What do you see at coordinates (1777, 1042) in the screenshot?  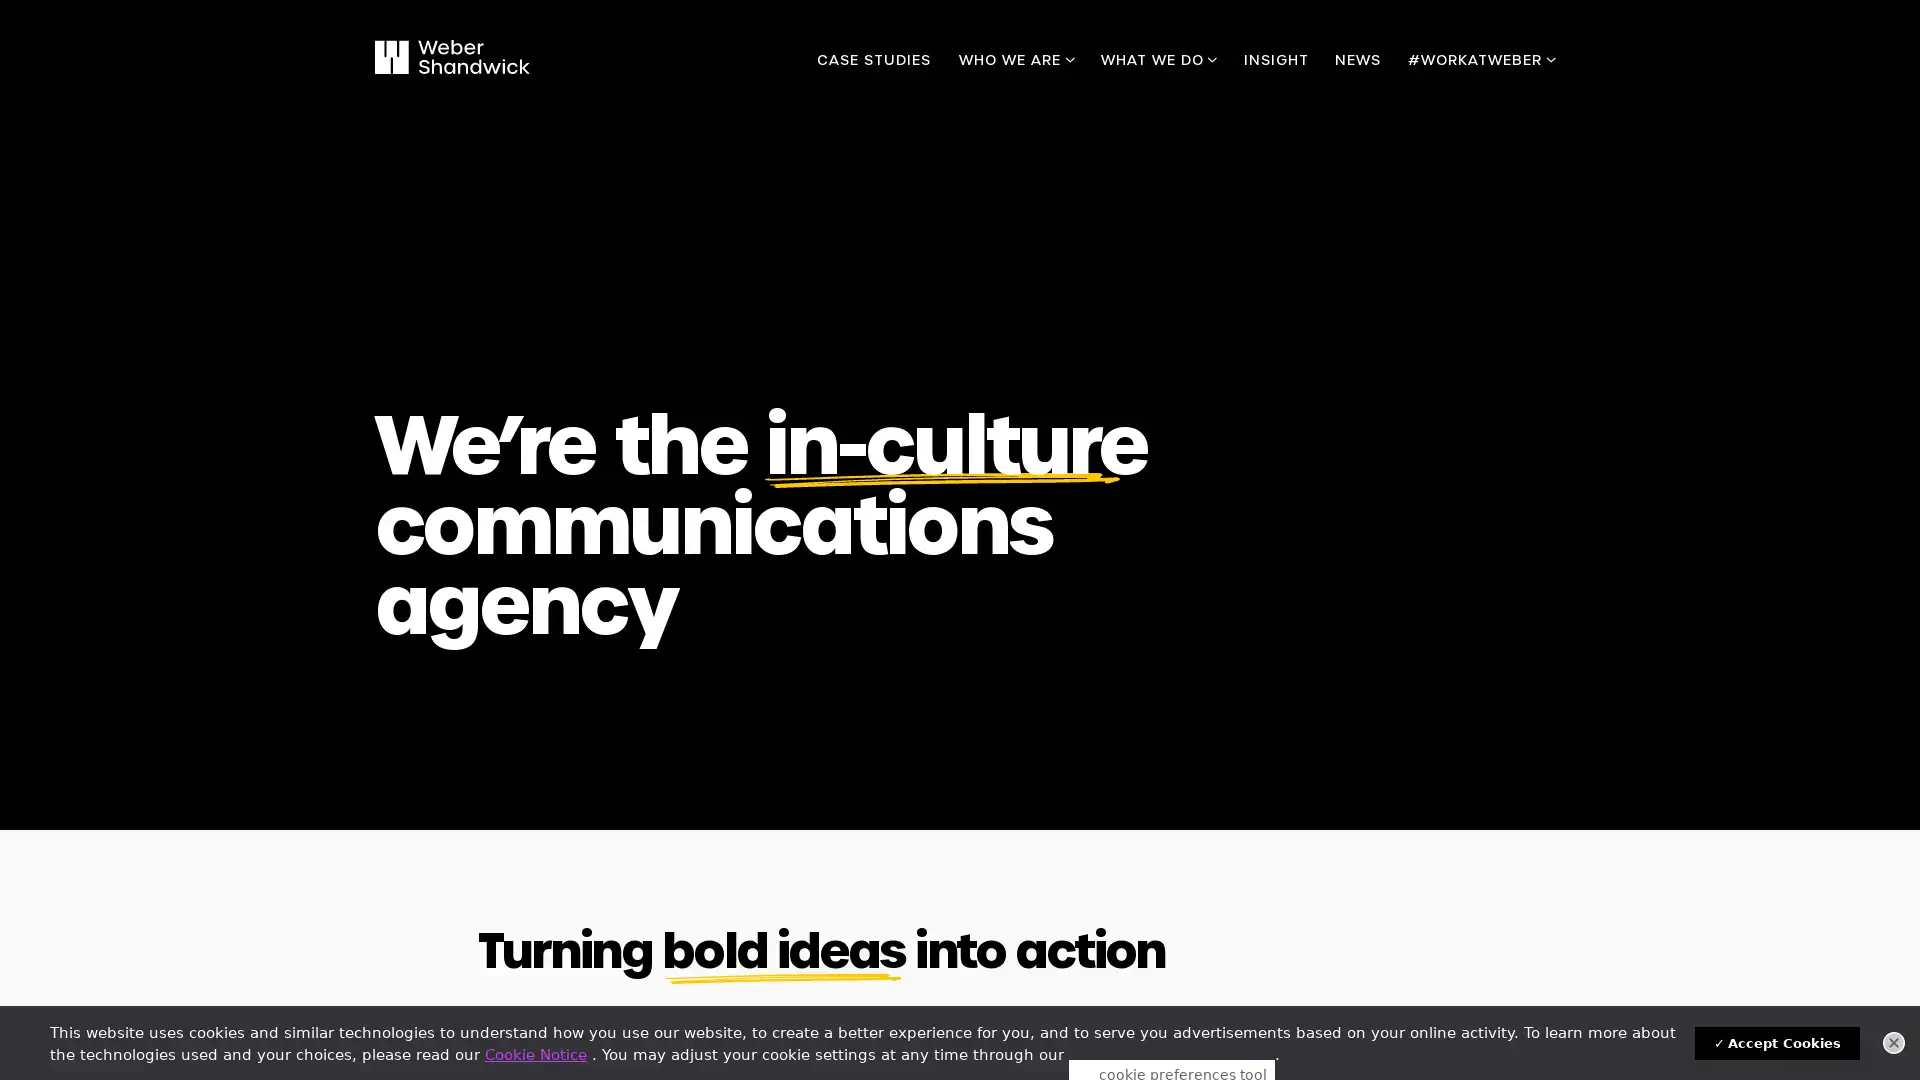 I see `Accept Cookies` at bounding box center [1777, 1042].